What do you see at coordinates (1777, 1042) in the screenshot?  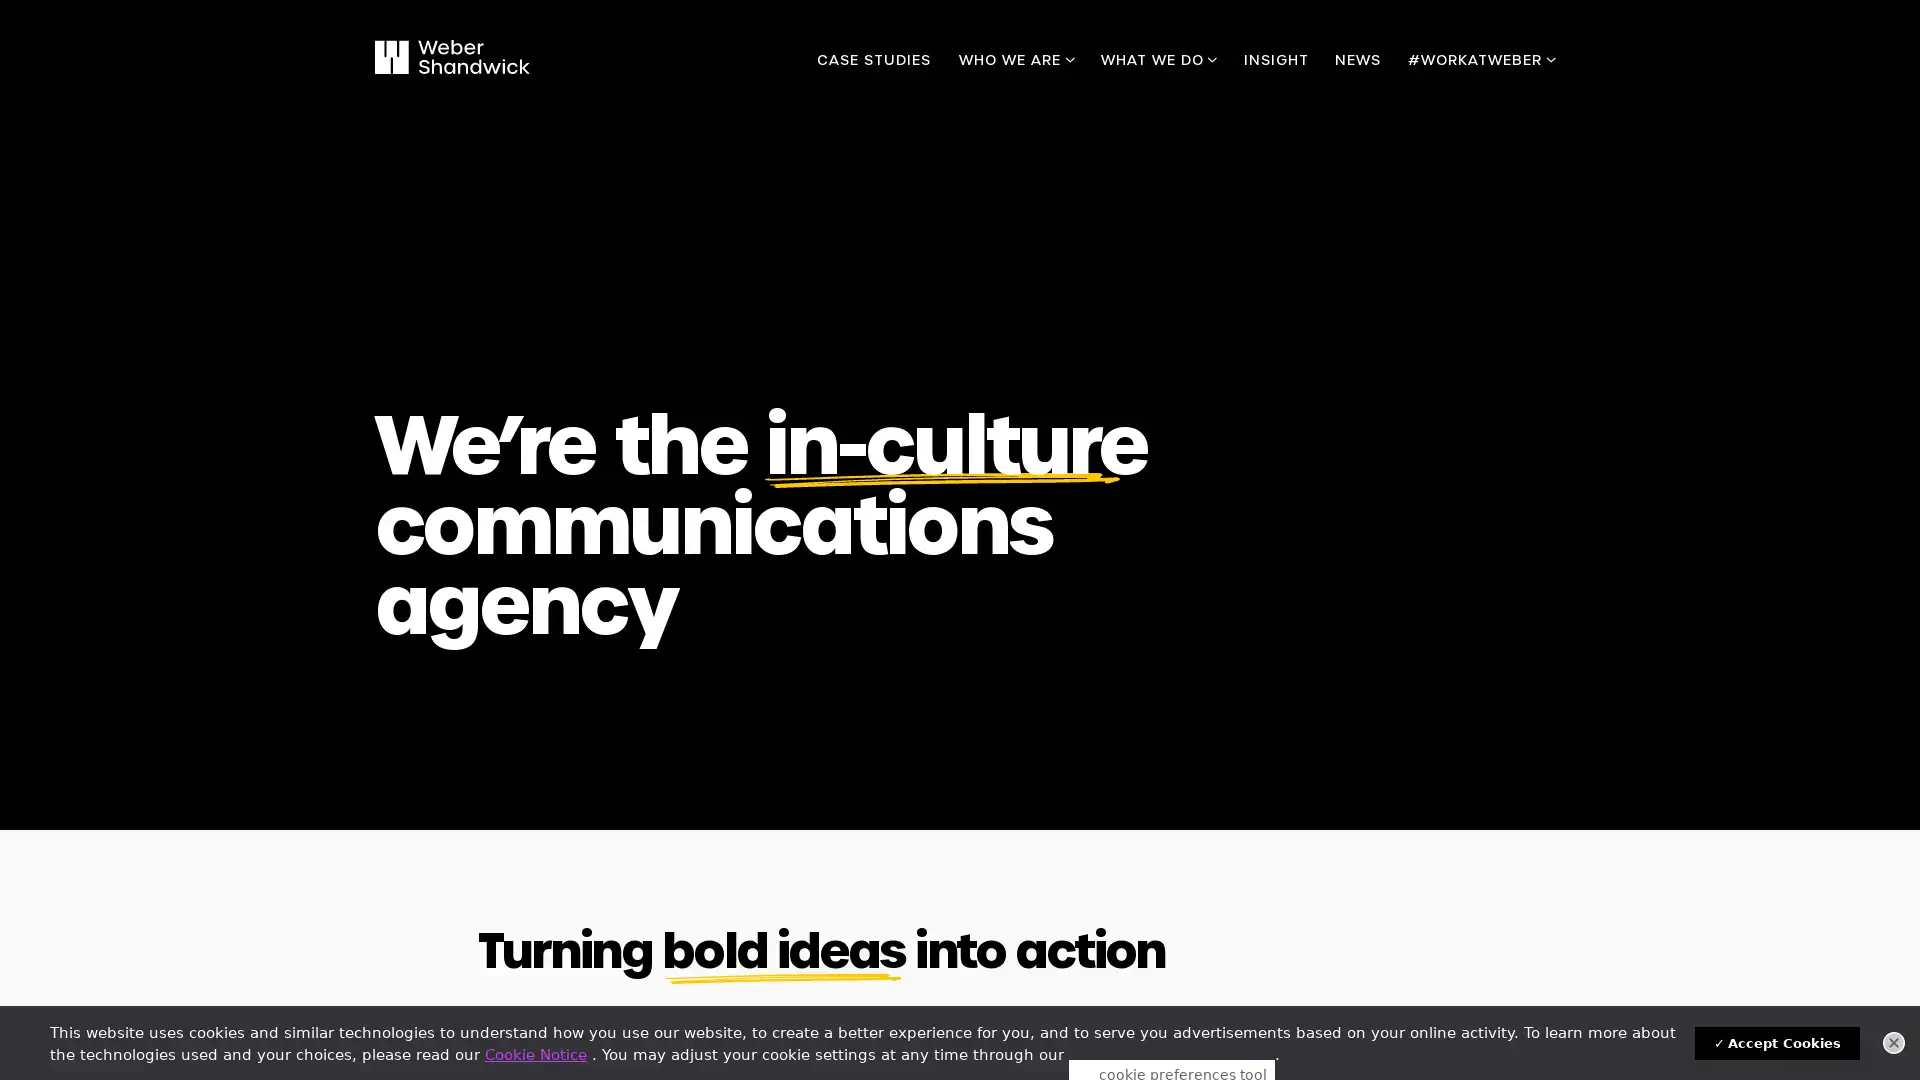 I see `Accept Cookies` at bounding box center [1777, 1042].